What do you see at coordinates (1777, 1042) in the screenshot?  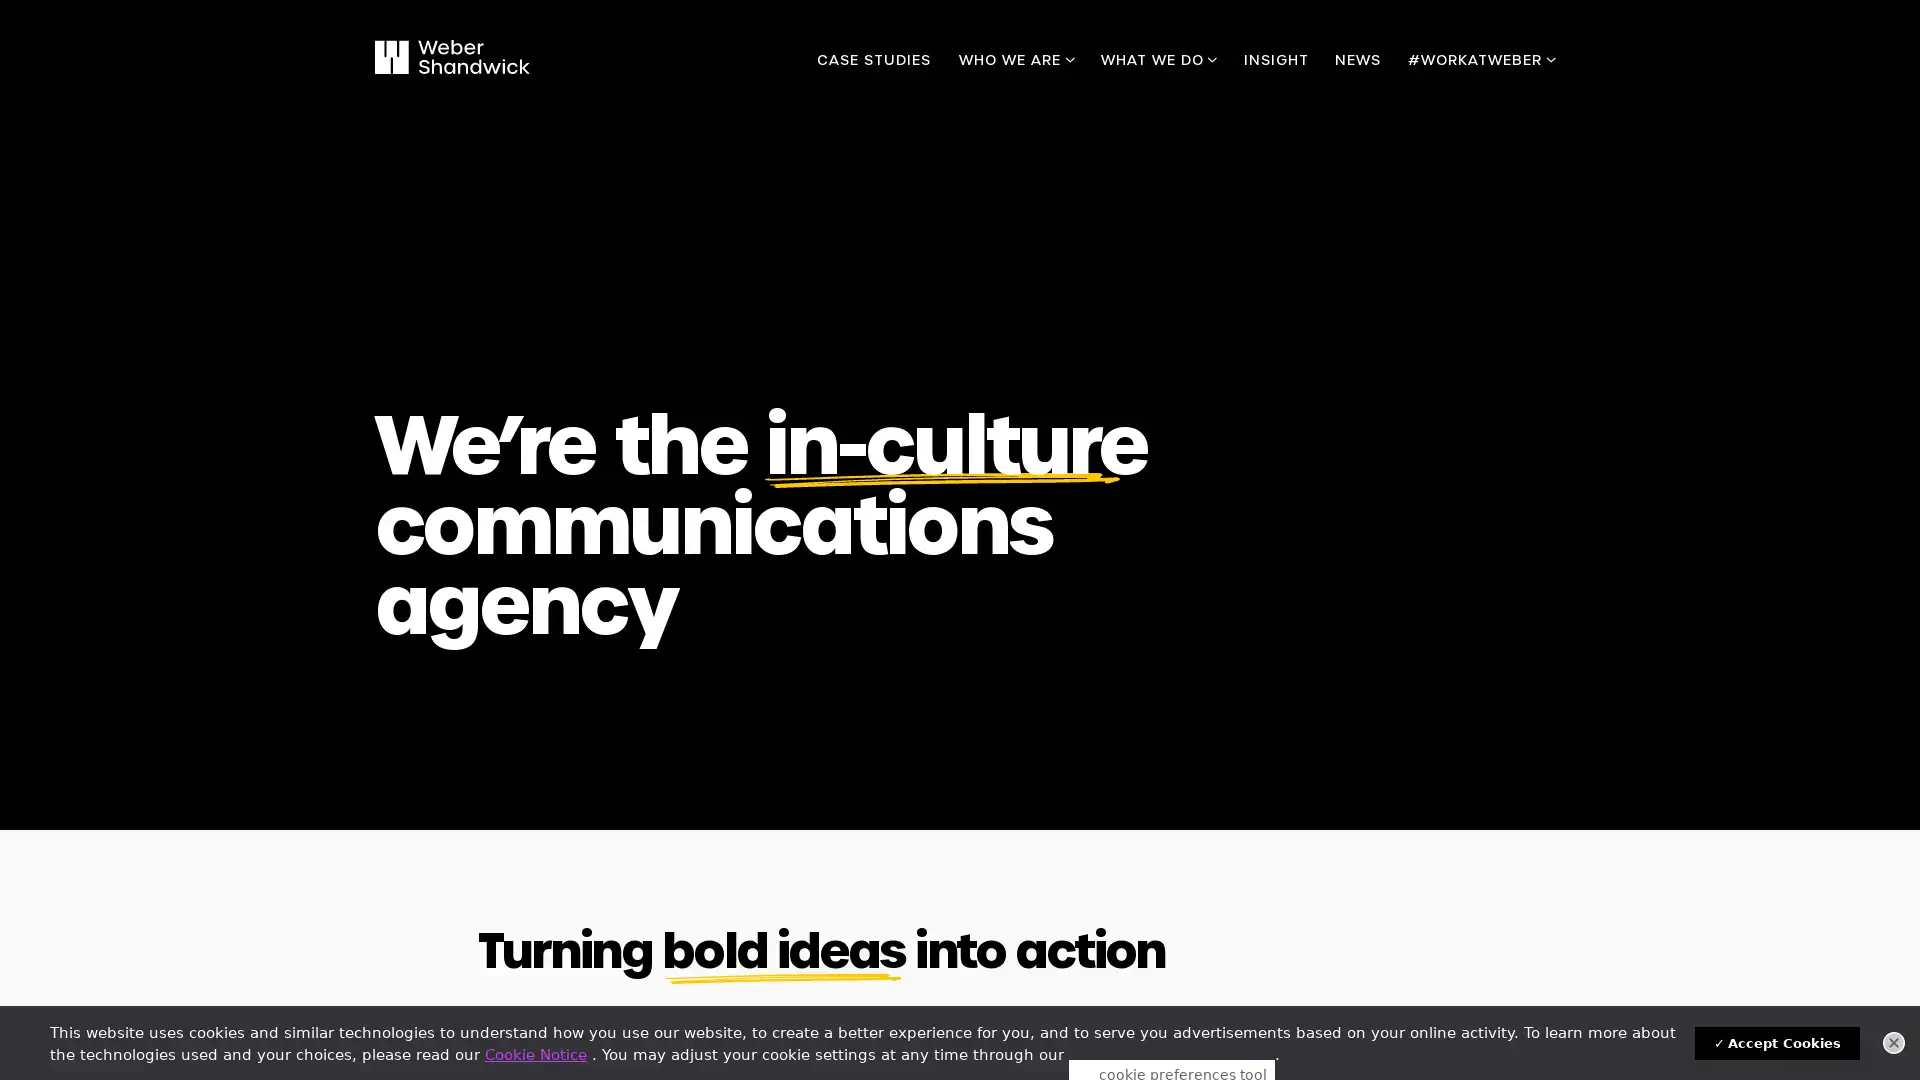 I see `Accept Cookies` at bounding box center [1777, 1042].